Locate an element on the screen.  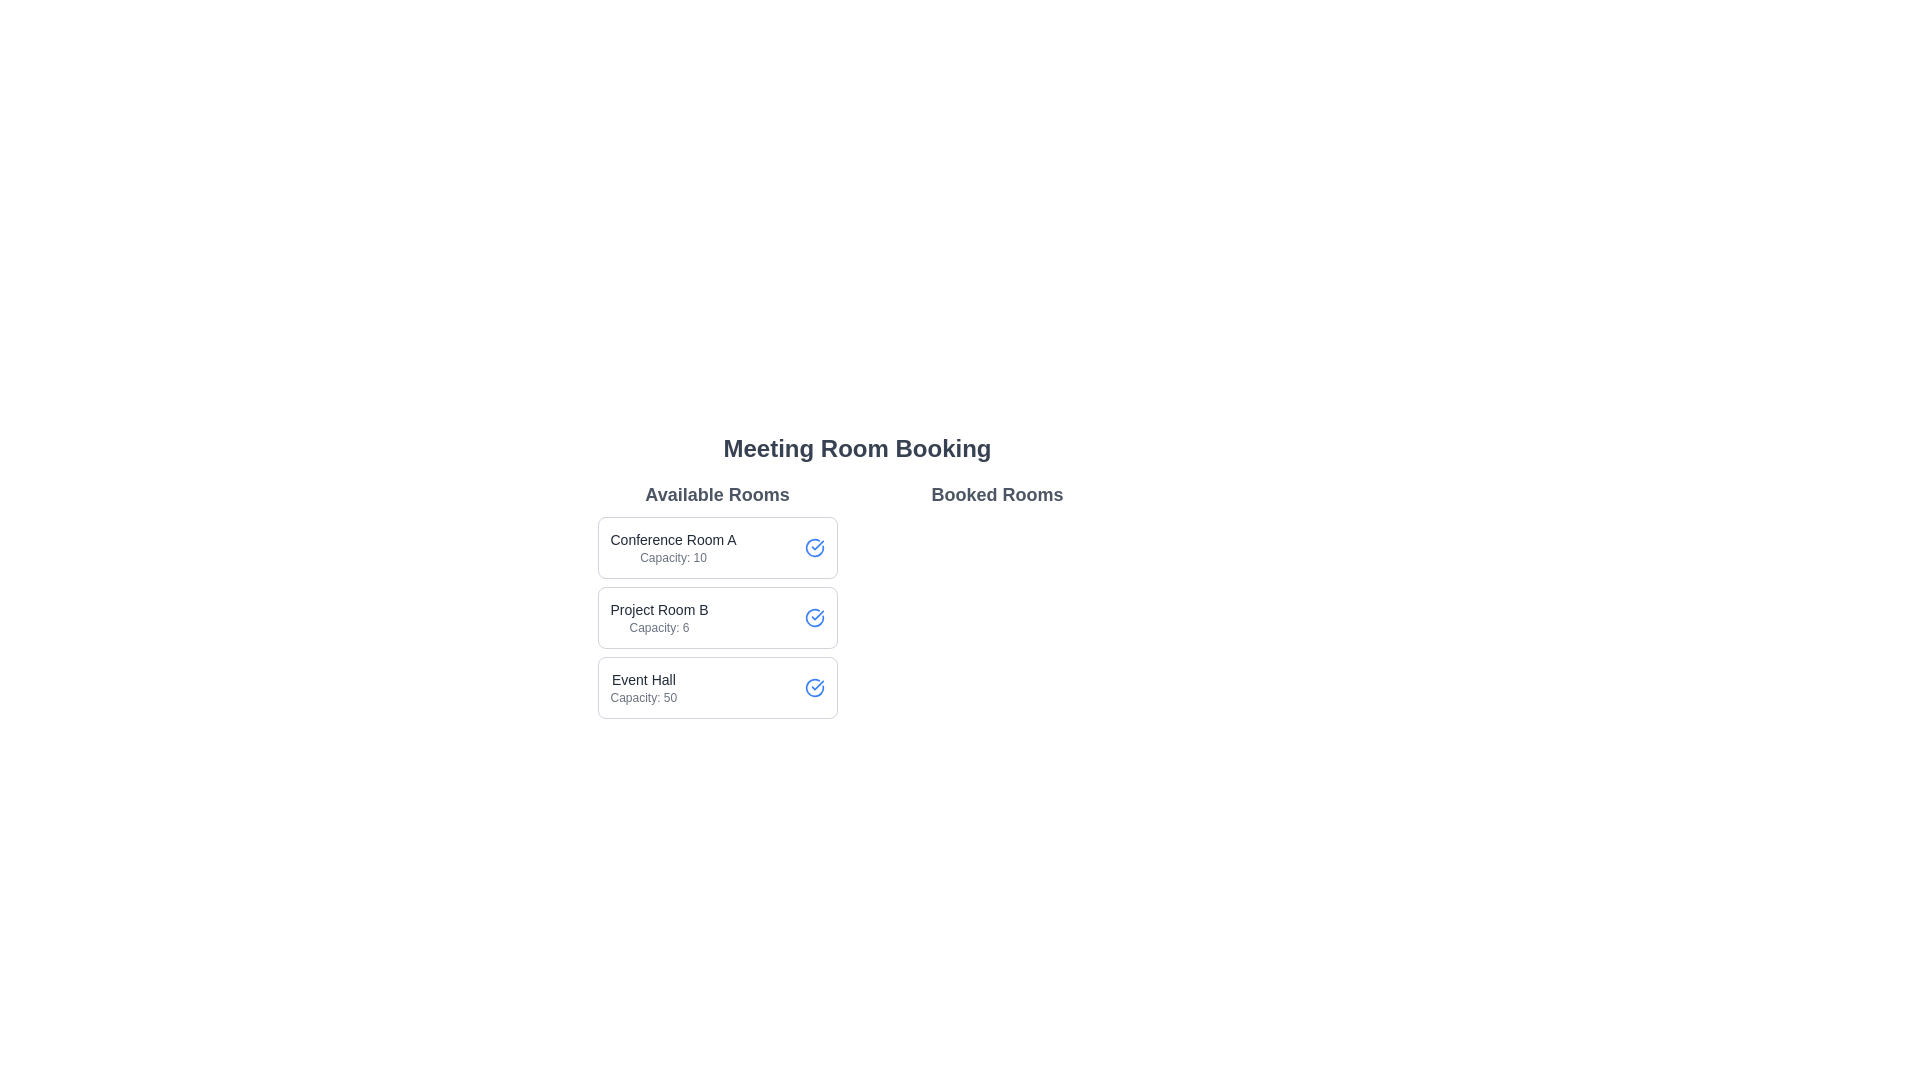
the Text informational display for the first room entry under the 'Available Rooms' section that provides details about the meeting room is located at coordinates (673, 547).